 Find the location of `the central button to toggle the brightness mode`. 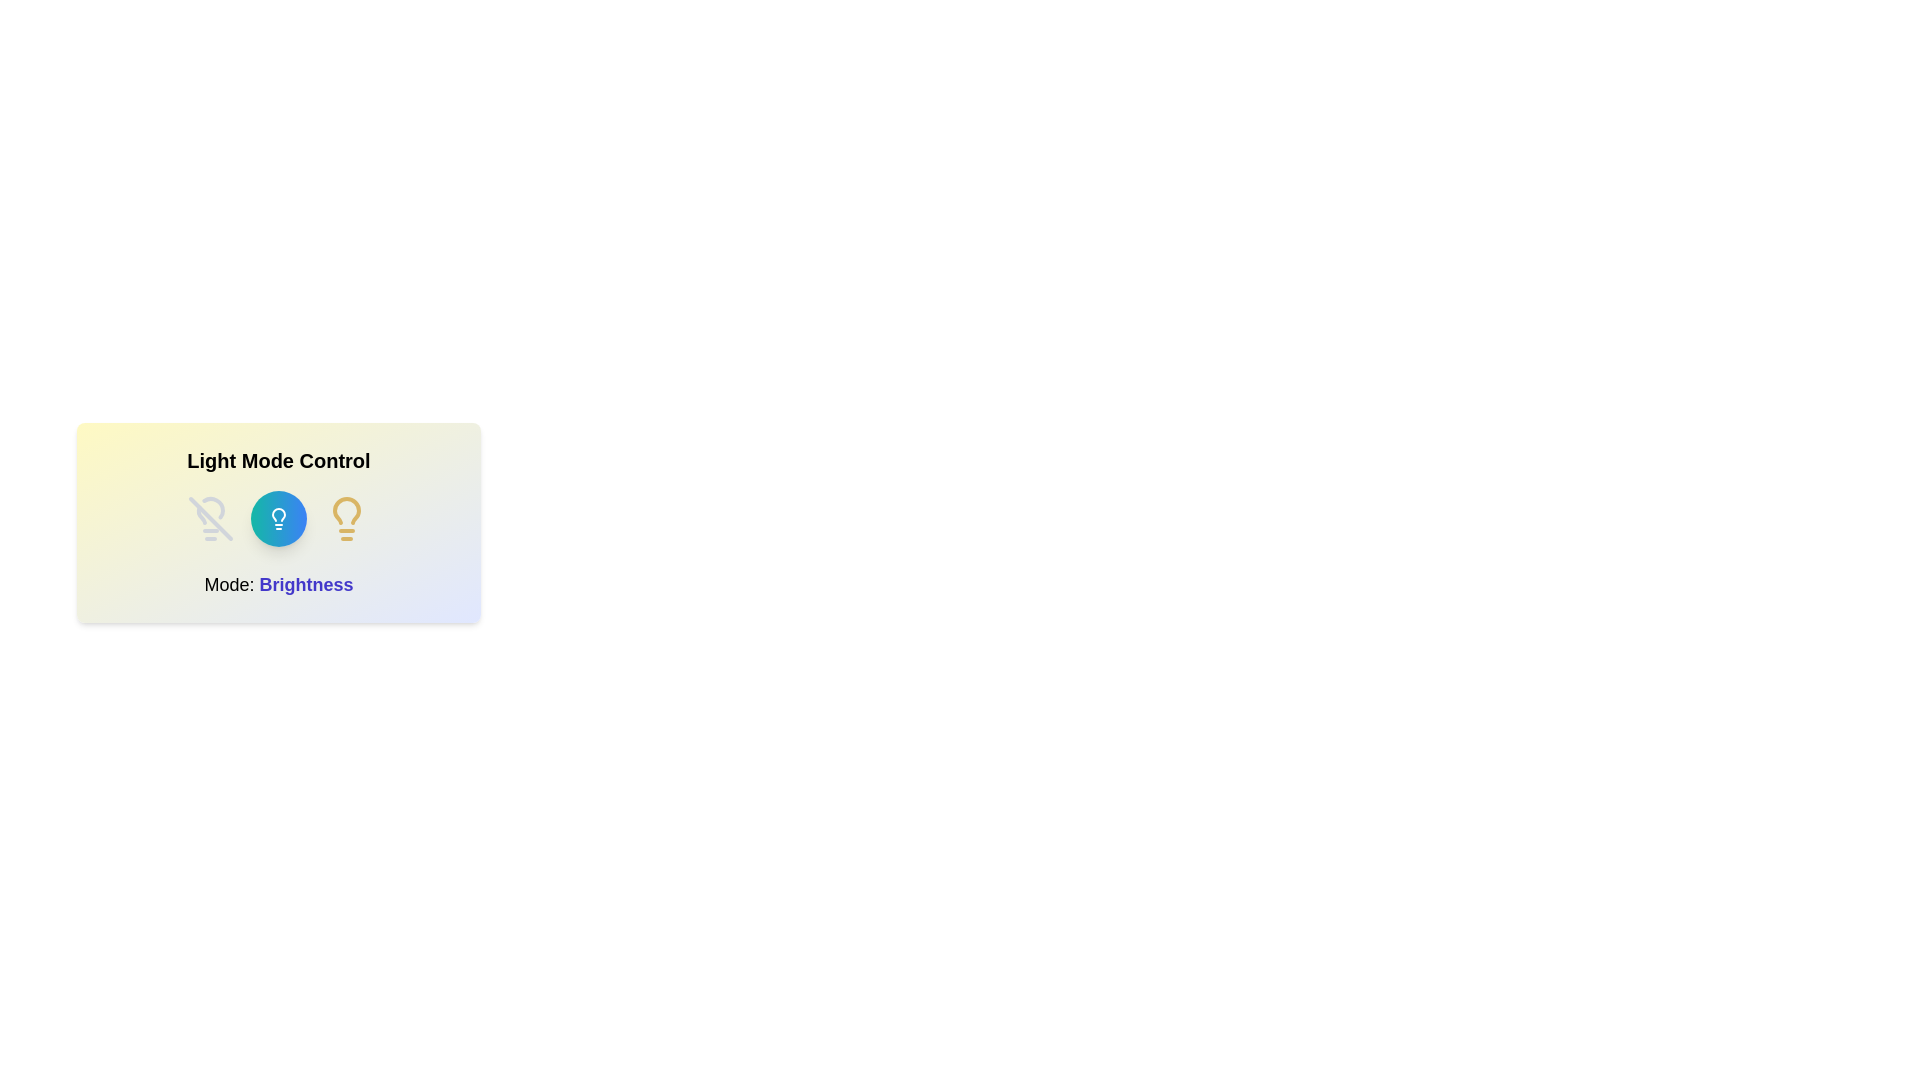

the central button to toggle the brightness mode is located at coordinates (277, 518).